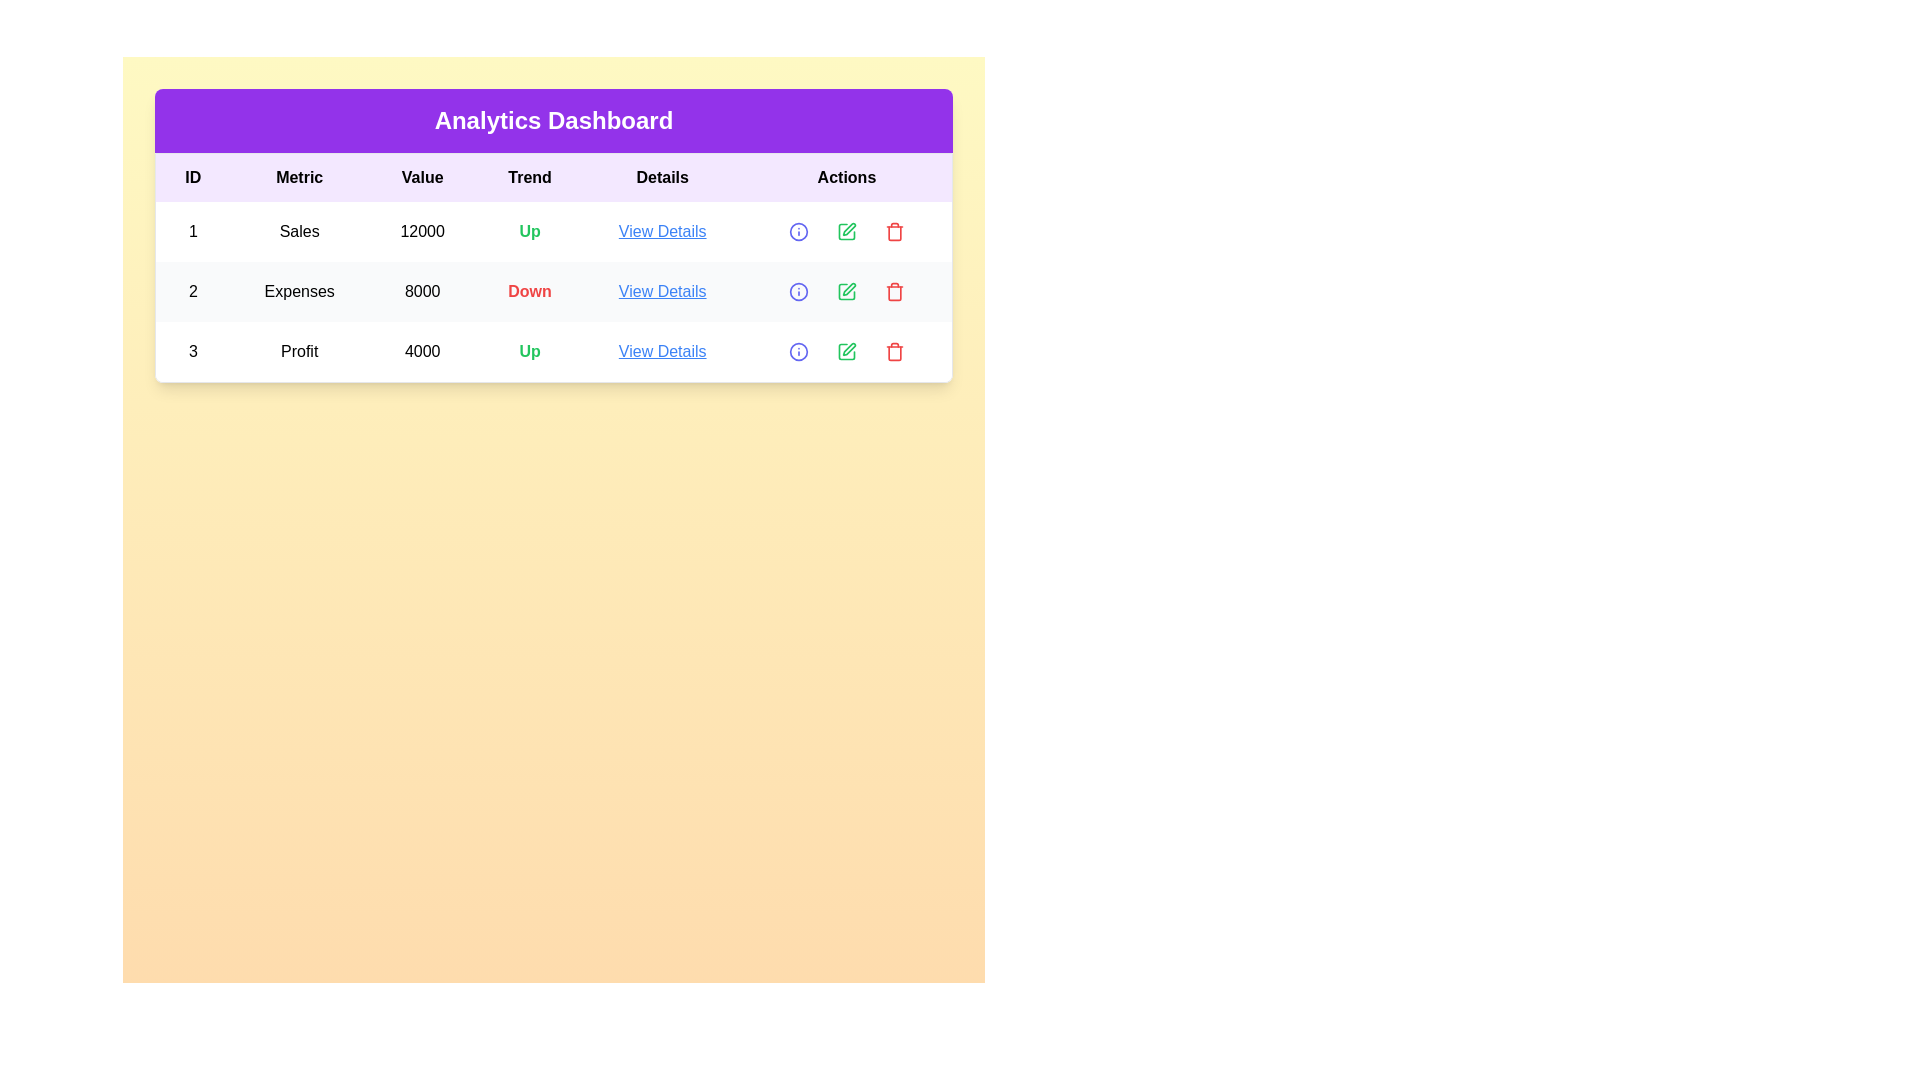 This screenshot has height=1080, width=1920. I want to click on the first table cell containing the text '1' under the 'ID' column in the 'Sales' row, so click(193, 230).